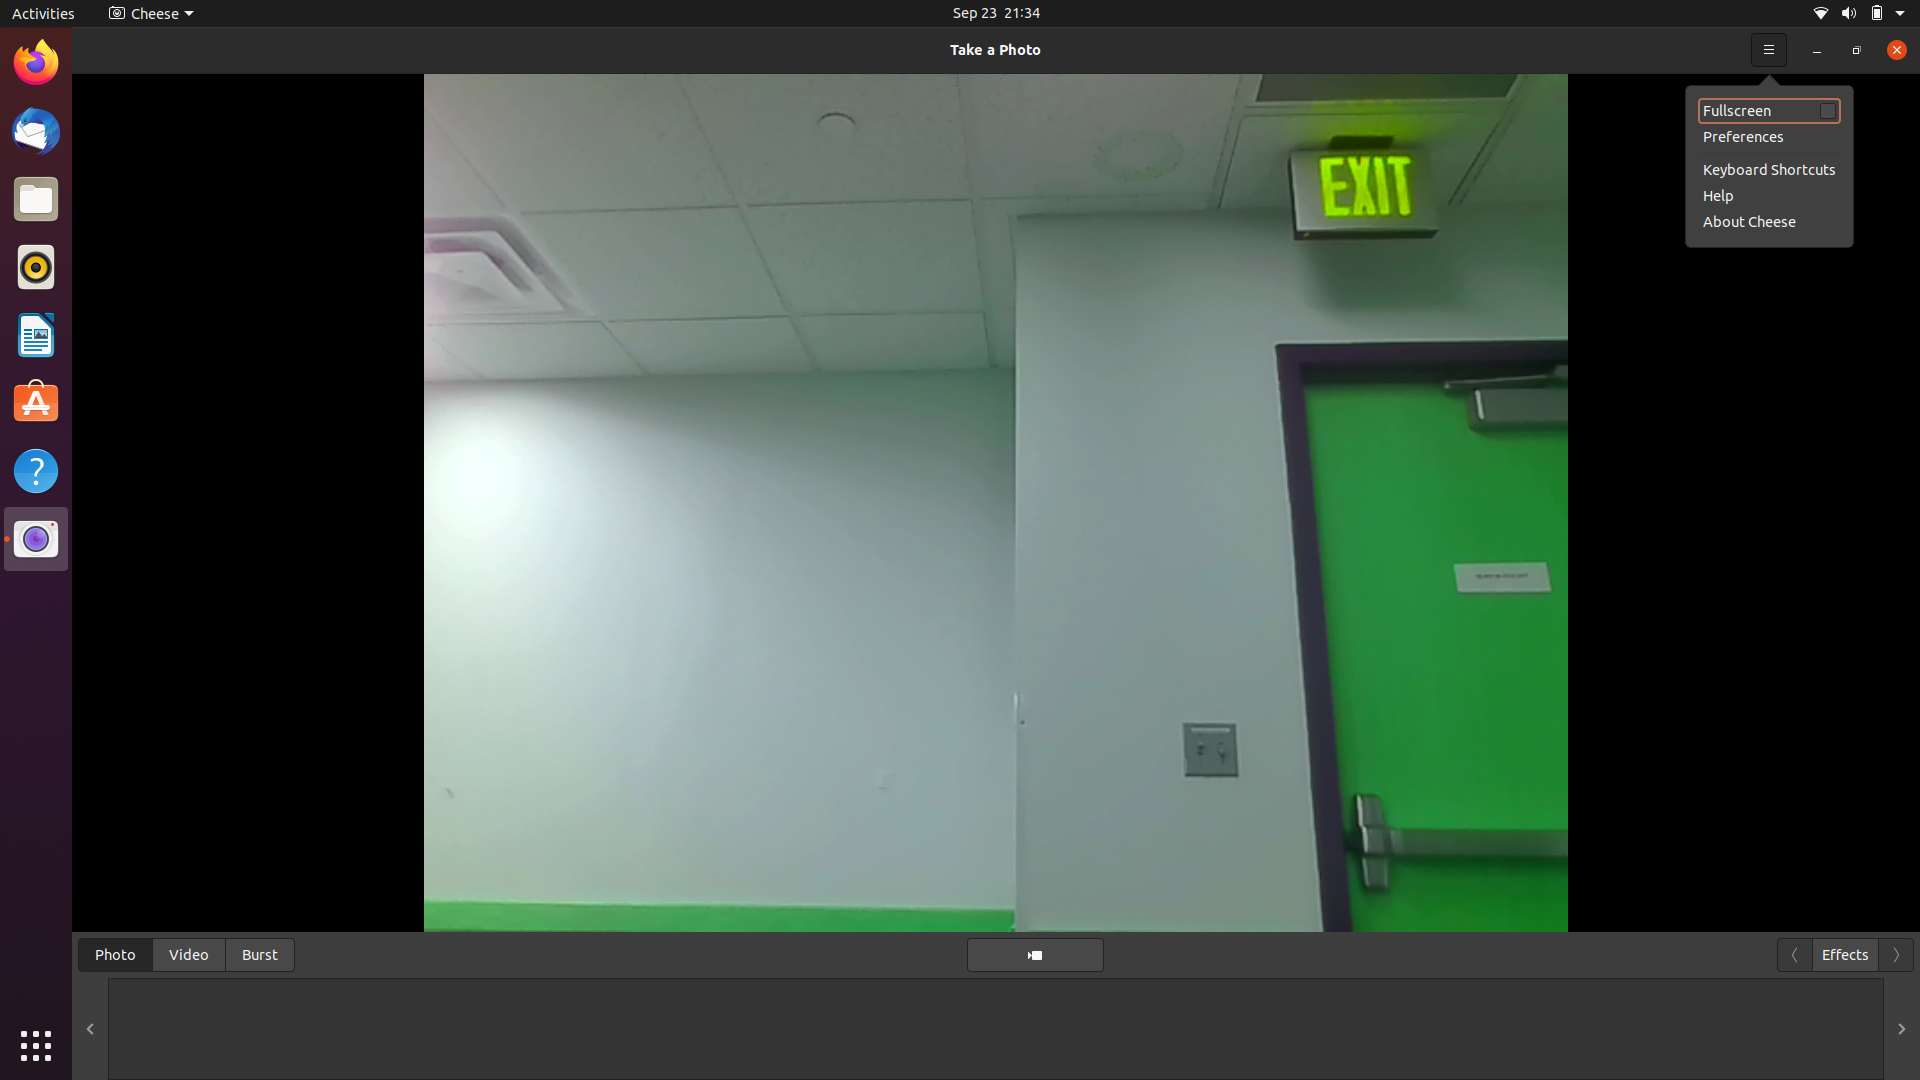 Image resolution: width=1920 pixels, height=1080 pixels. Describe the element at coordinates (188, 952) in the screenshot. I see `Transition to video mode and commence video capture` at that location.